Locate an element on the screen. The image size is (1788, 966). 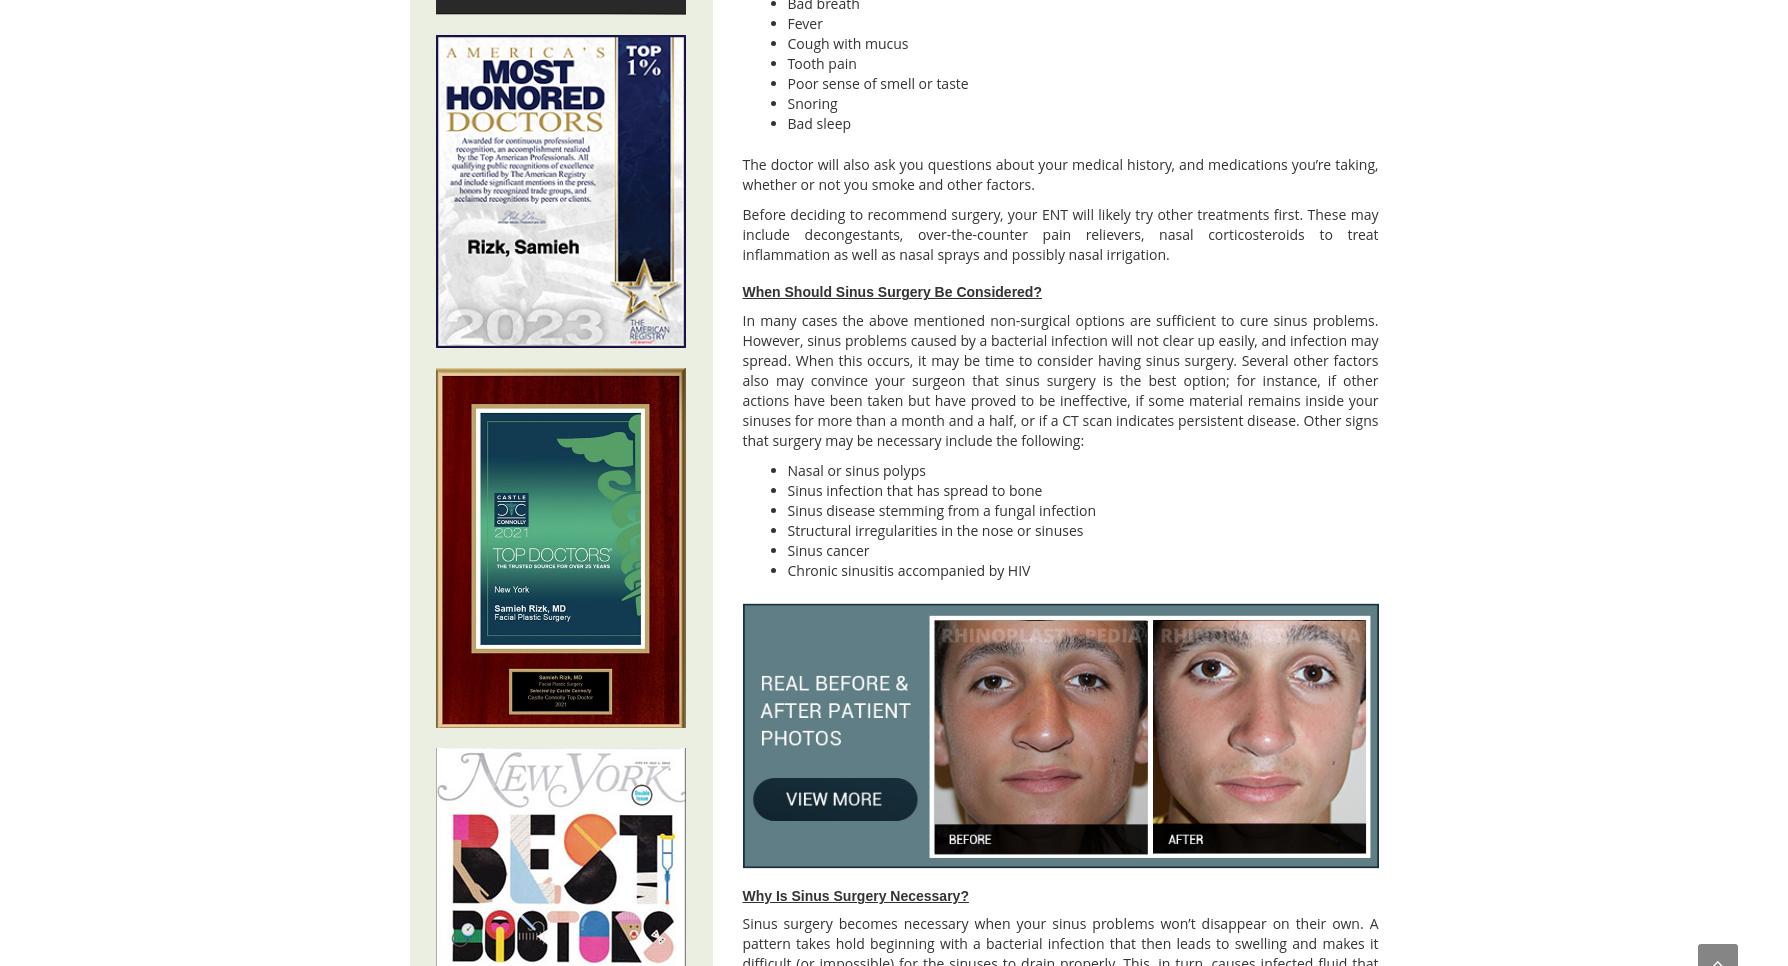
'Sinus disease stemming from a fungal infection' is located at coordinates (941, 508).